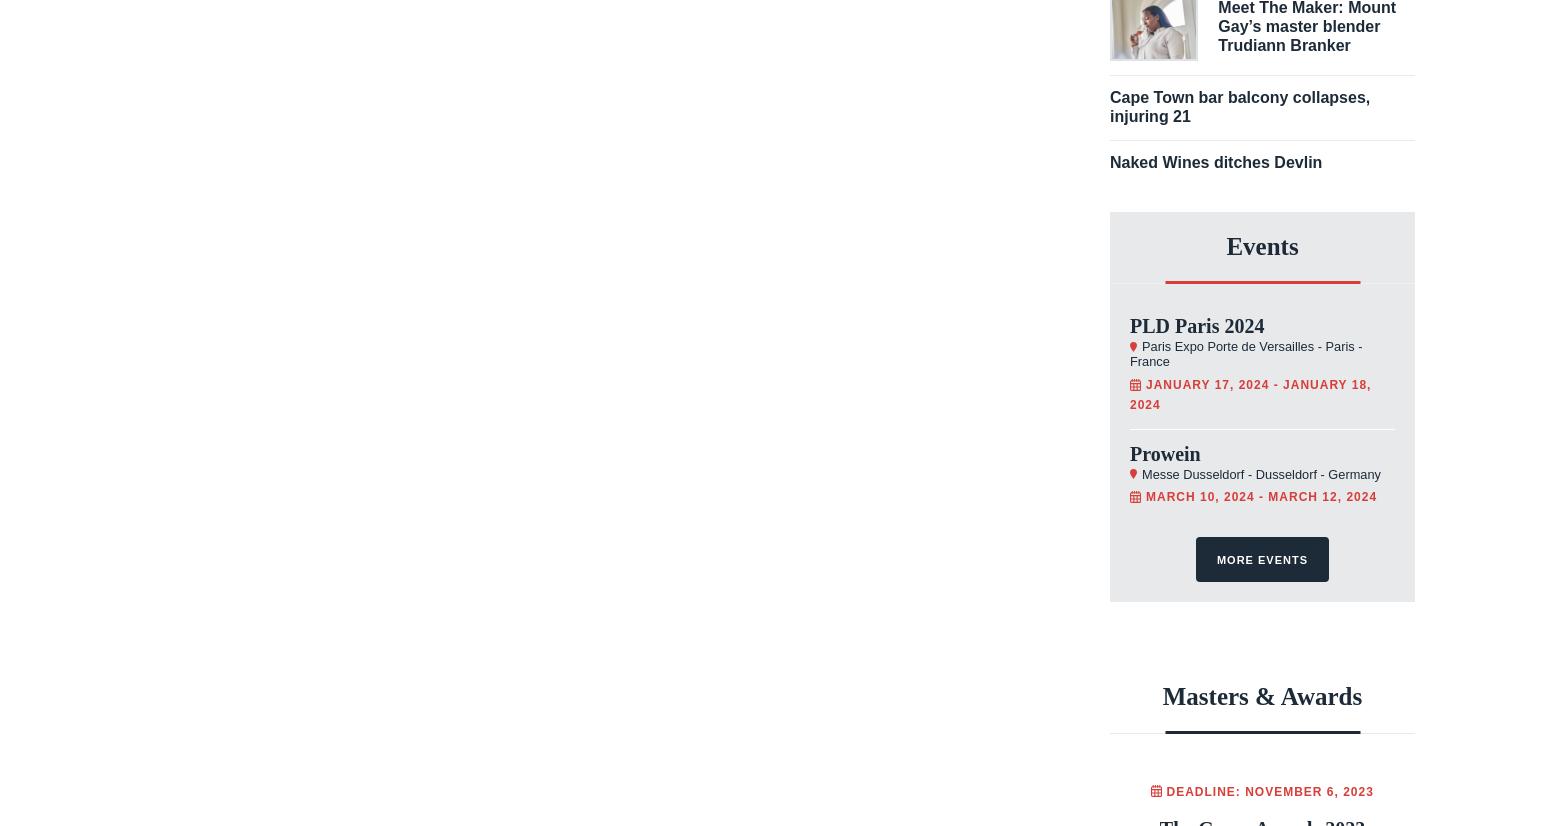 This screenshot has height=826, width=1550. Describe the element at coordinates (1245, 354) in the screenshot. I see `'Paris Expo Porte de Versailles 
                                     - Paris - France'` at that location.